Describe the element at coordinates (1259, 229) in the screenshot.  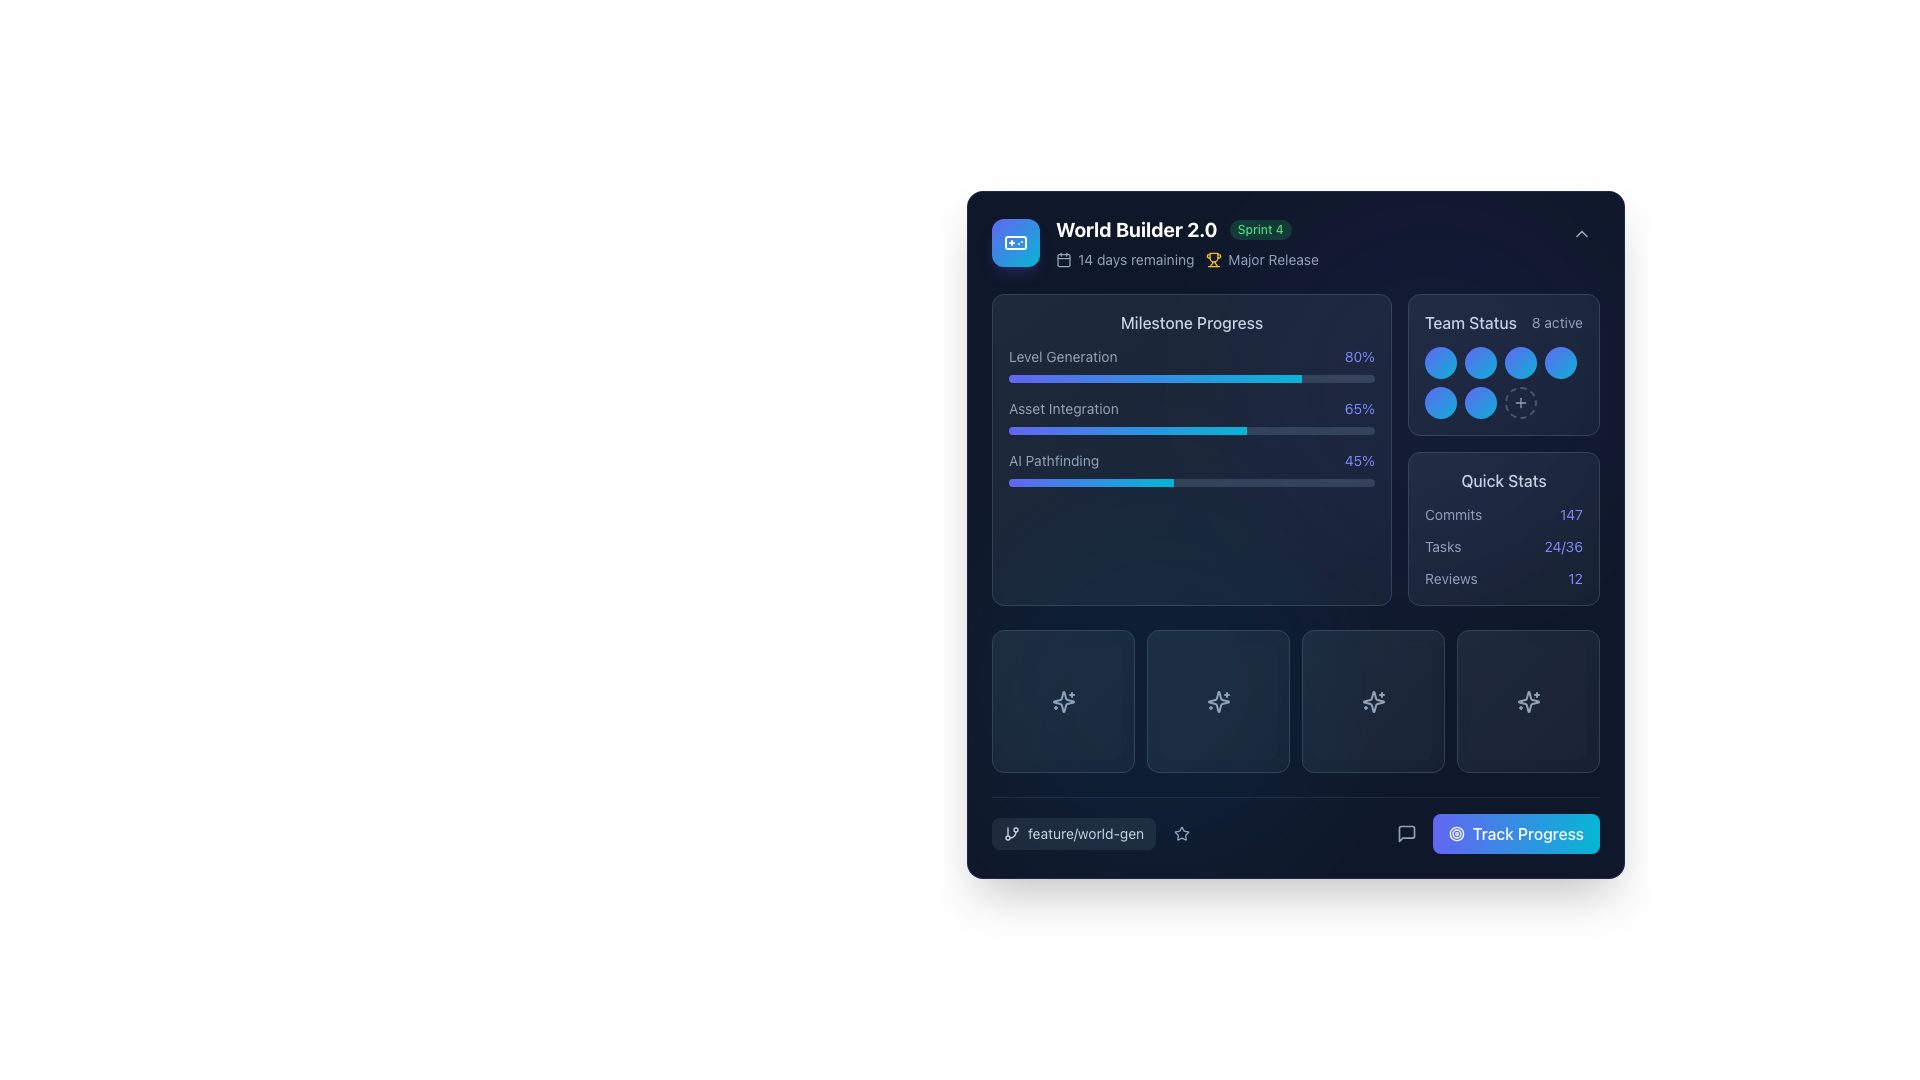
I see `the badge that communicates the current sprint phase, positioned to the right of 'World Builder 2.0' in the top-left portion of the interface` at that location.